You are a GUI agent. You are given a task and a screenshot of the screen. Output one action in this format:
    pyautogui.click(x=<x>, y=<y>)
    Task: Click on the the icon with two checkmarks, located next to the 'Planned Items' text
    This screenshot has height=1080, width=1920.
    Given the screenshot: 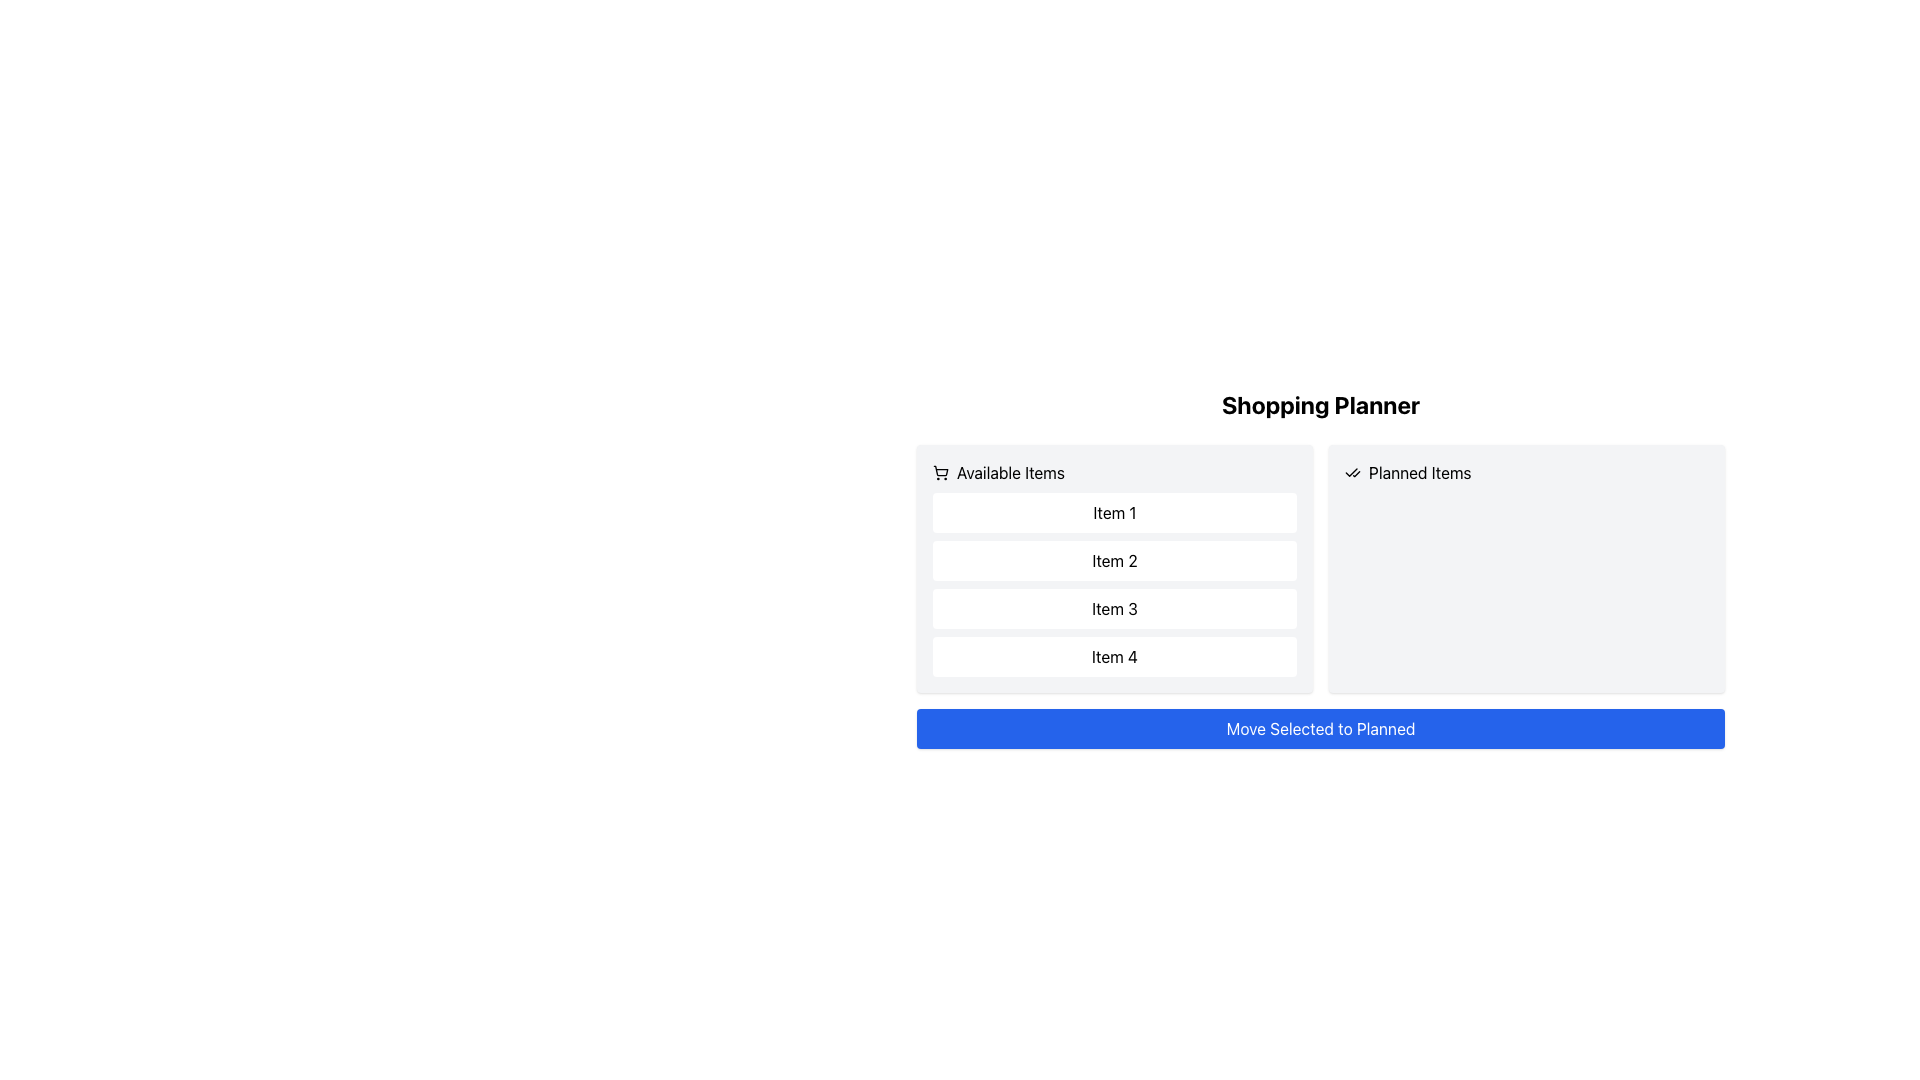 What is the action you would take?
    pyautogui.click(x=1353, y=473)
    